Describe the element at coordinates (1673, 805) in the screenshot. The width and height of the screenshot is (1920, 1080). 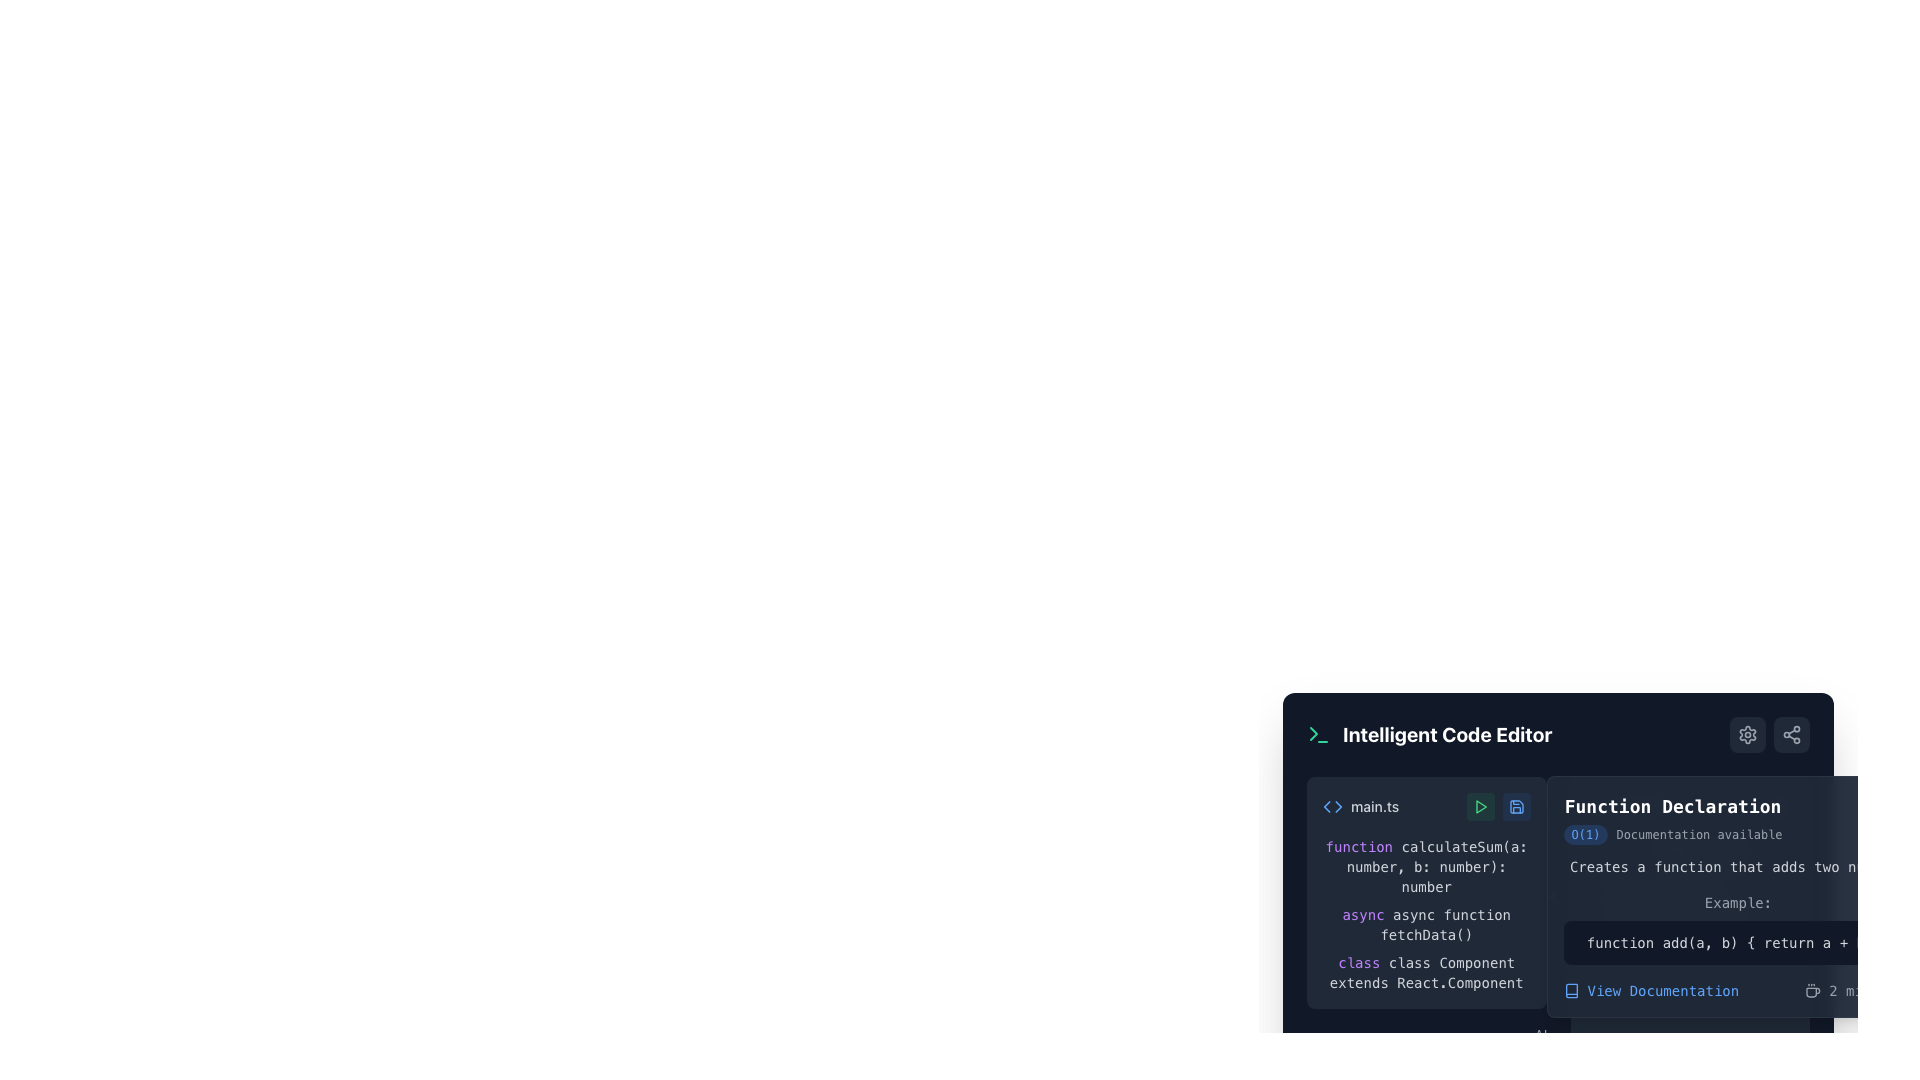
I see `the bold, white text label reading 'Function Declaration' located at the top-left of its section, which stands out against a dark background` at that location.